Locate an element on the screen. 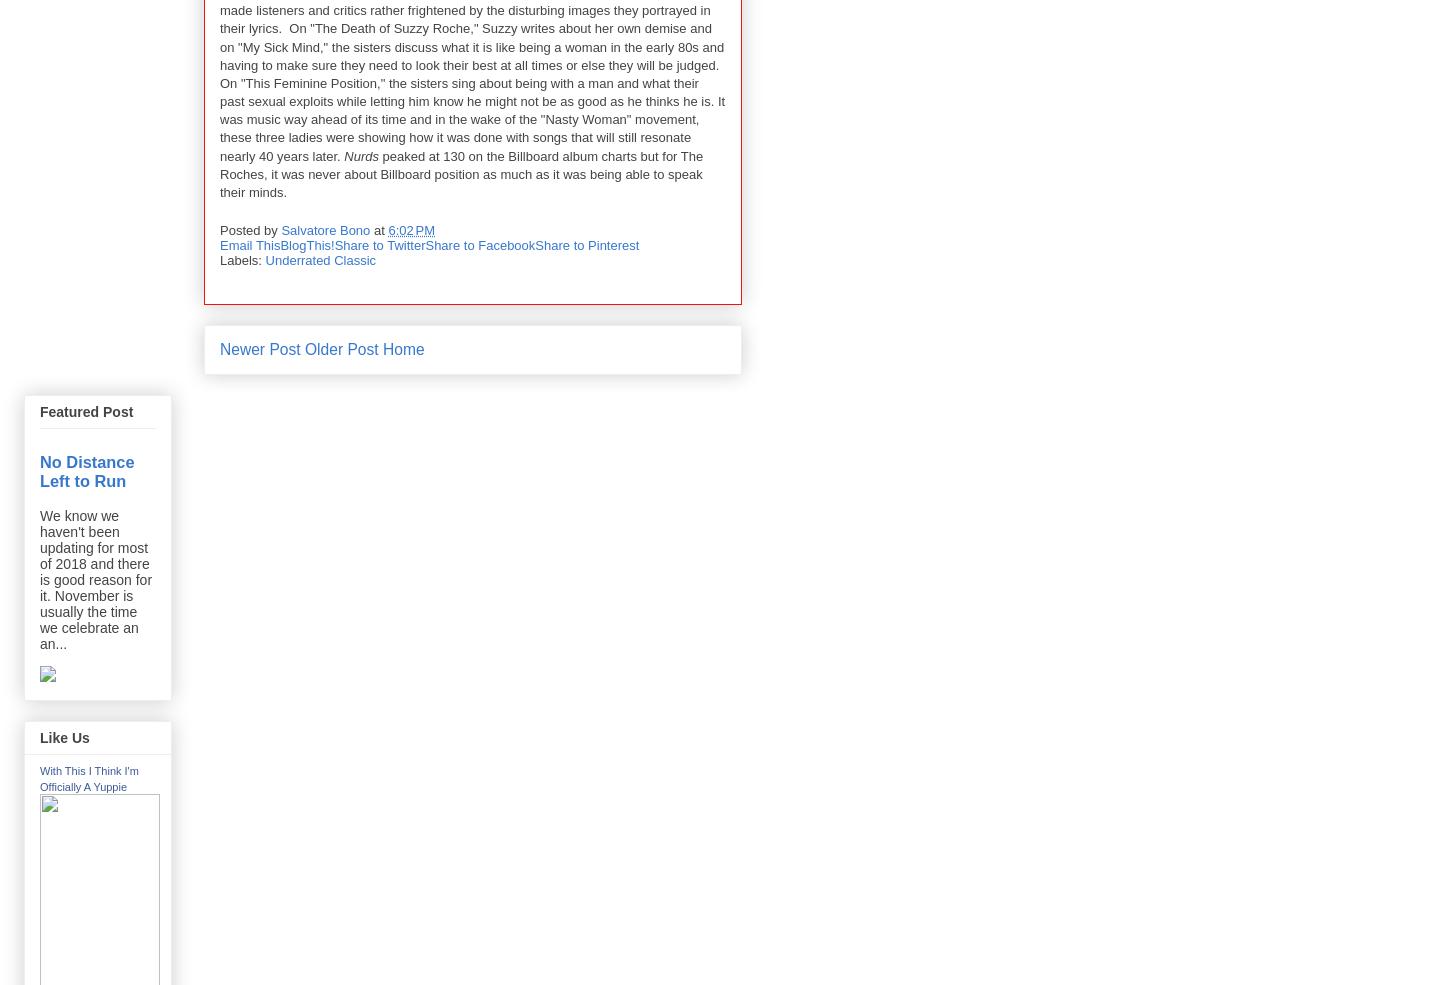  'Featured Post' is located at coordinates (86, 411).